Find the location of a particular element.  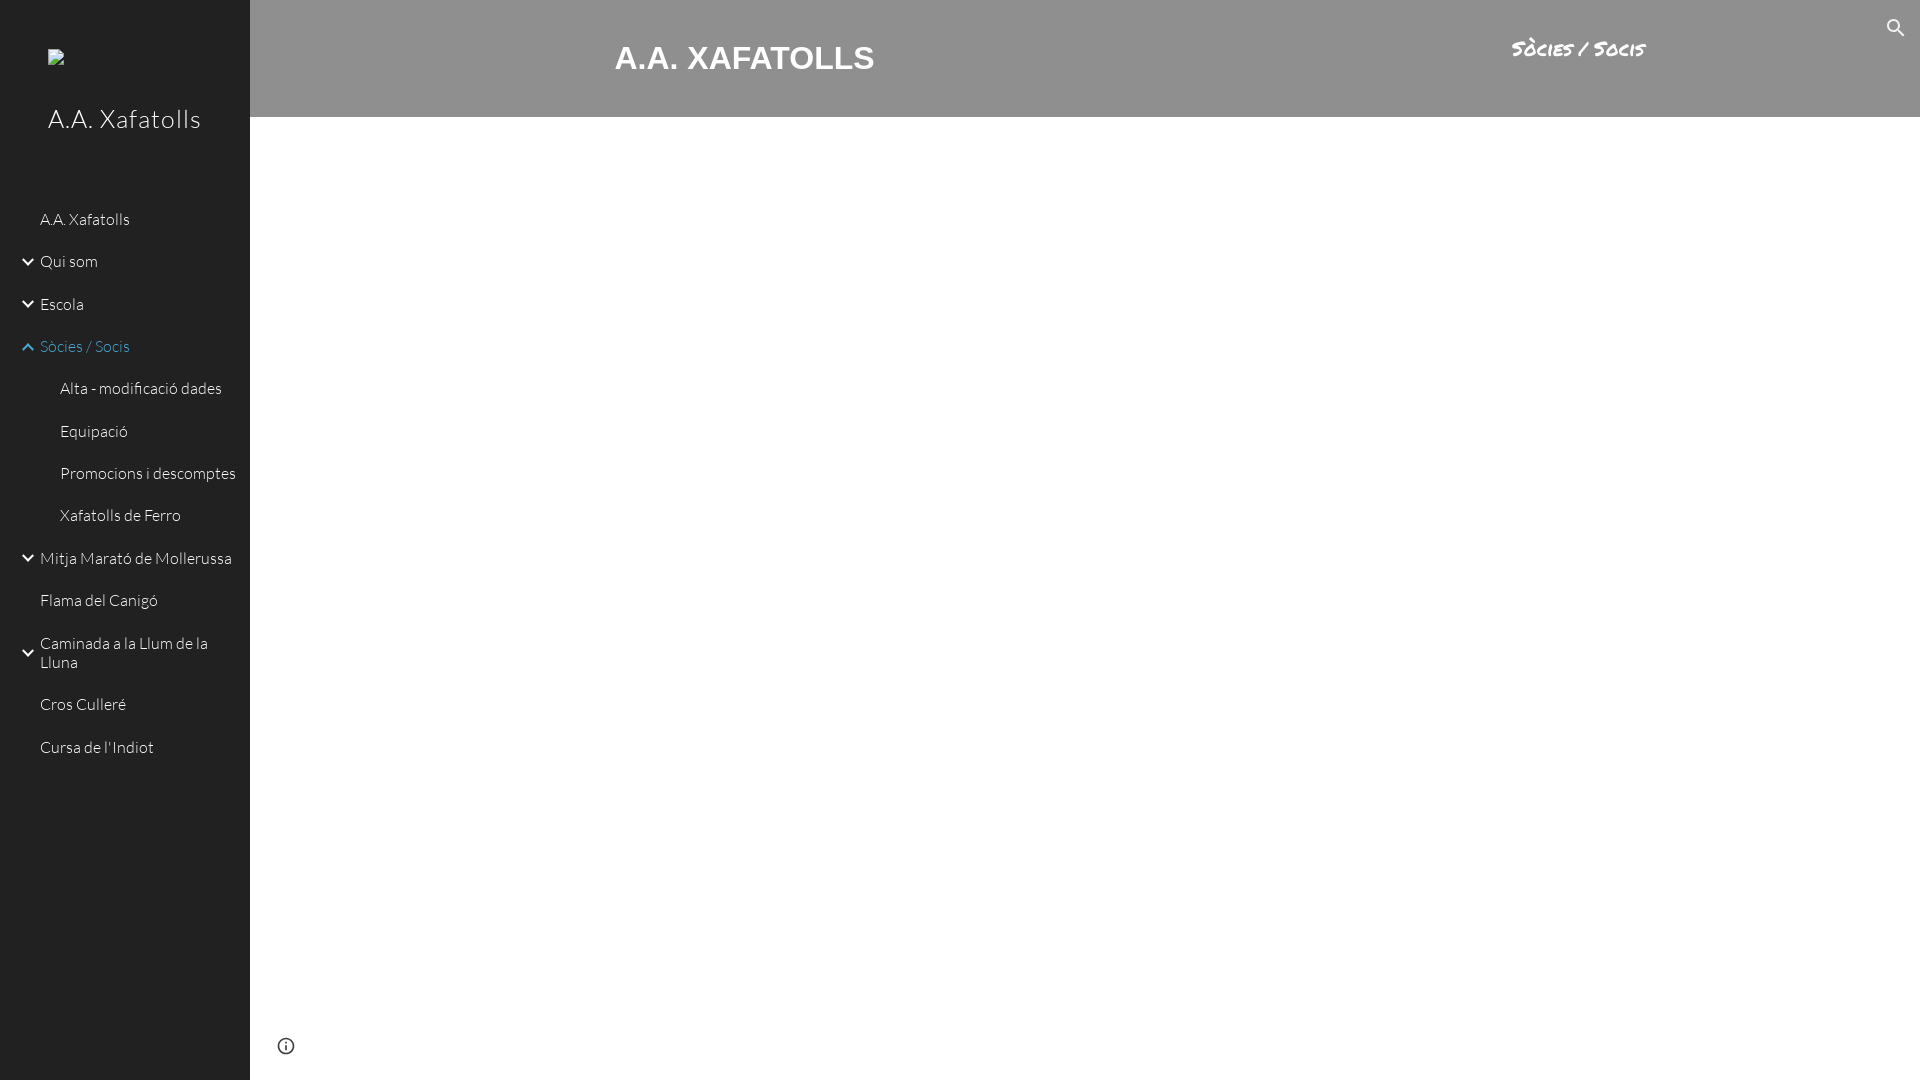

'Xafatolls de Ferro' is located at coordinates (146, 515).